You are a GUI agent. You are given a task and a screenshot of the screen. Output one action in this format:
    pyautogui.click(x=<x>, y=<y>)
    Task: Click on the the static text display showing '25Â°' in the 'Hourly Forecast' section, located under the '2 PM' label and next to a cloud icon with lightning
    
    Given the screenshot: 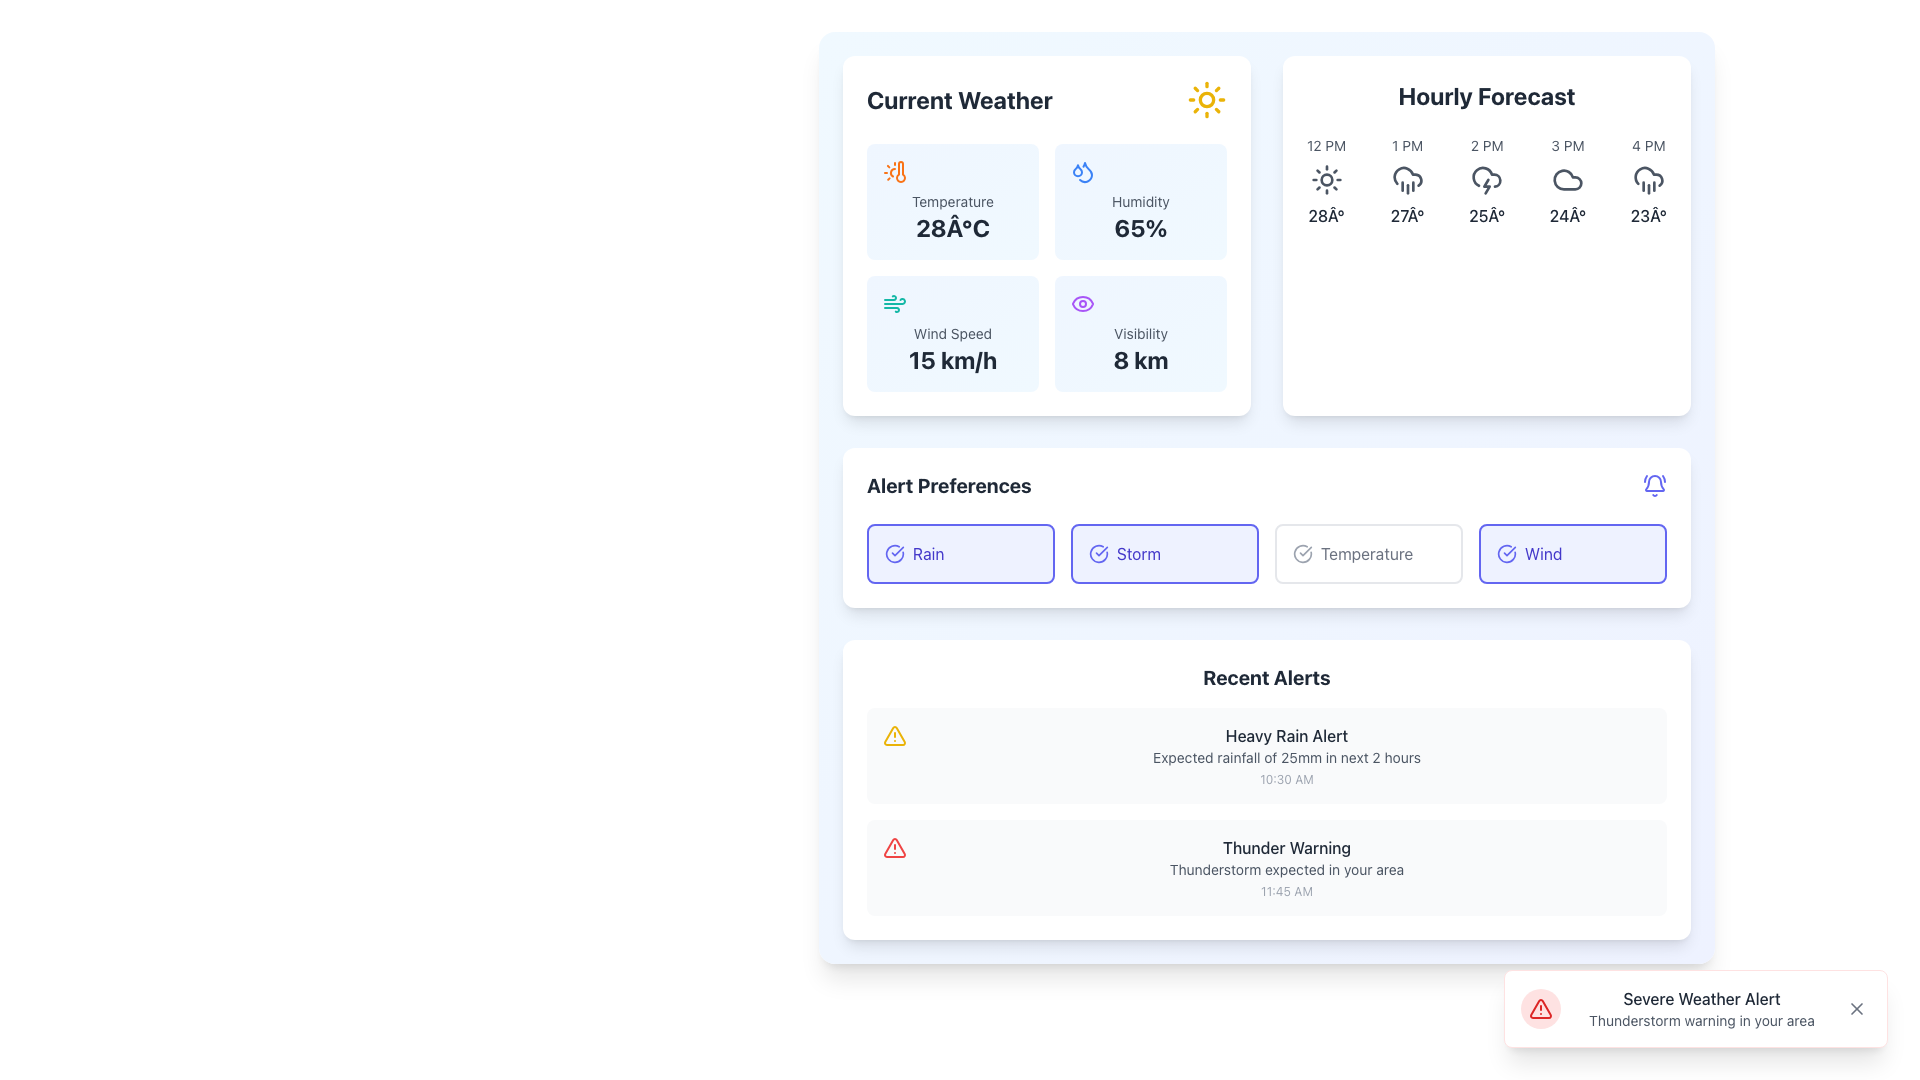 What is the action you would take?
    pyautogui.click(x=1487, y=216)
    